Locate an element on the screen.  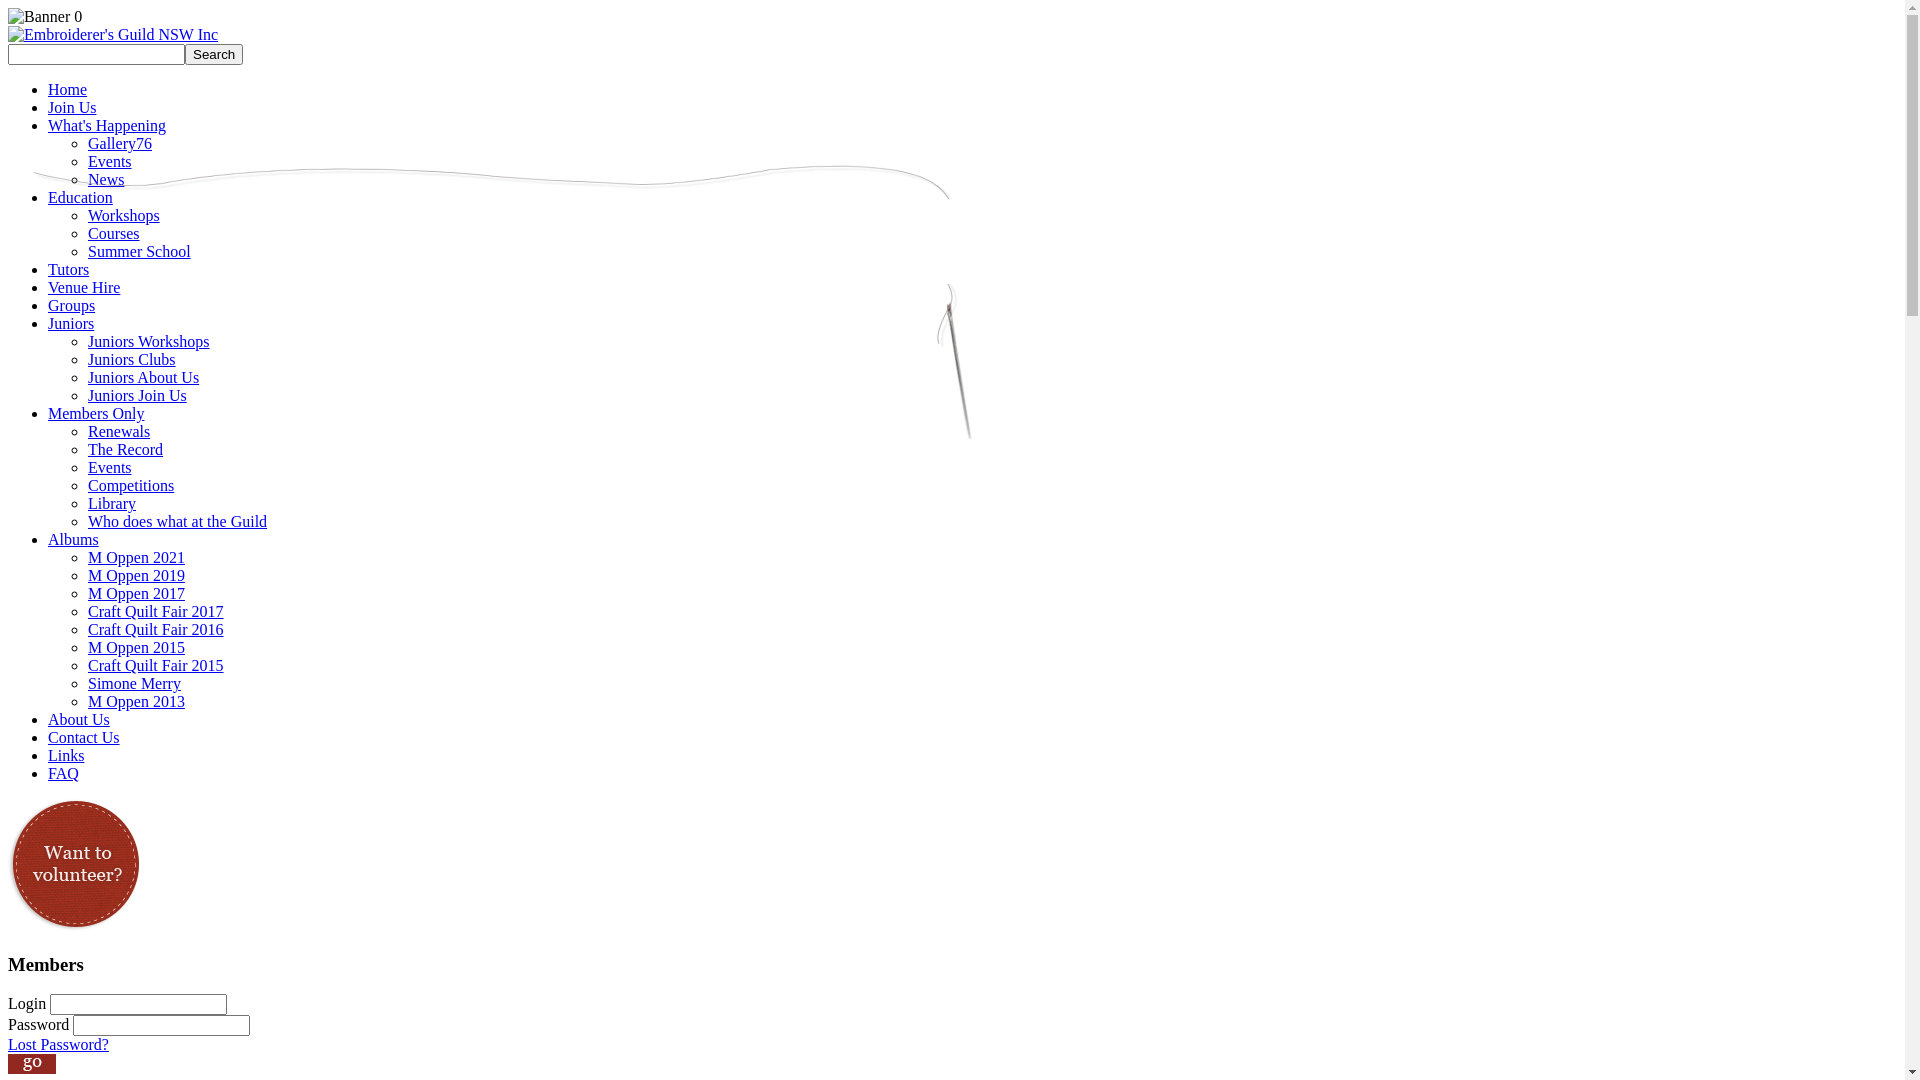
'M Oppen 2017' is located at coordinates (135, 592).